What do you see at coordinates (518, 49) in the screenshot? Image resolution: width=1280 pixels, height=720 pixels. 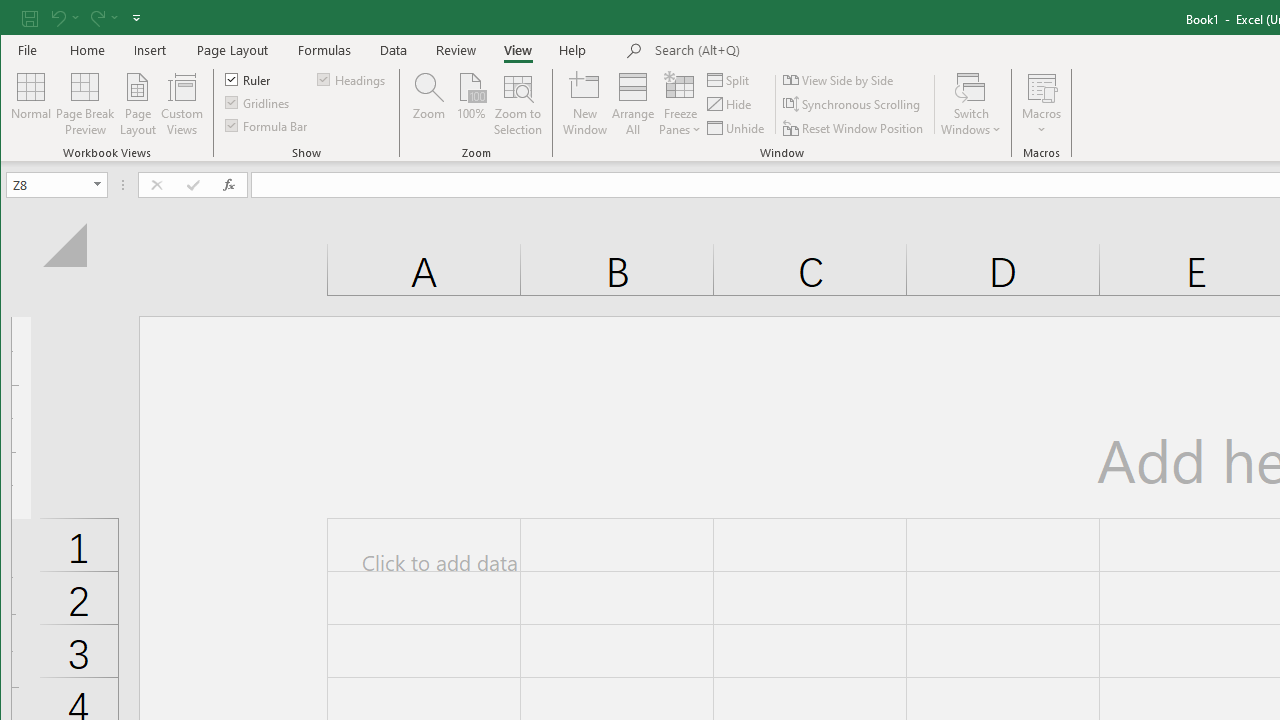 I see `'View'` at bounding box center [518, 49].